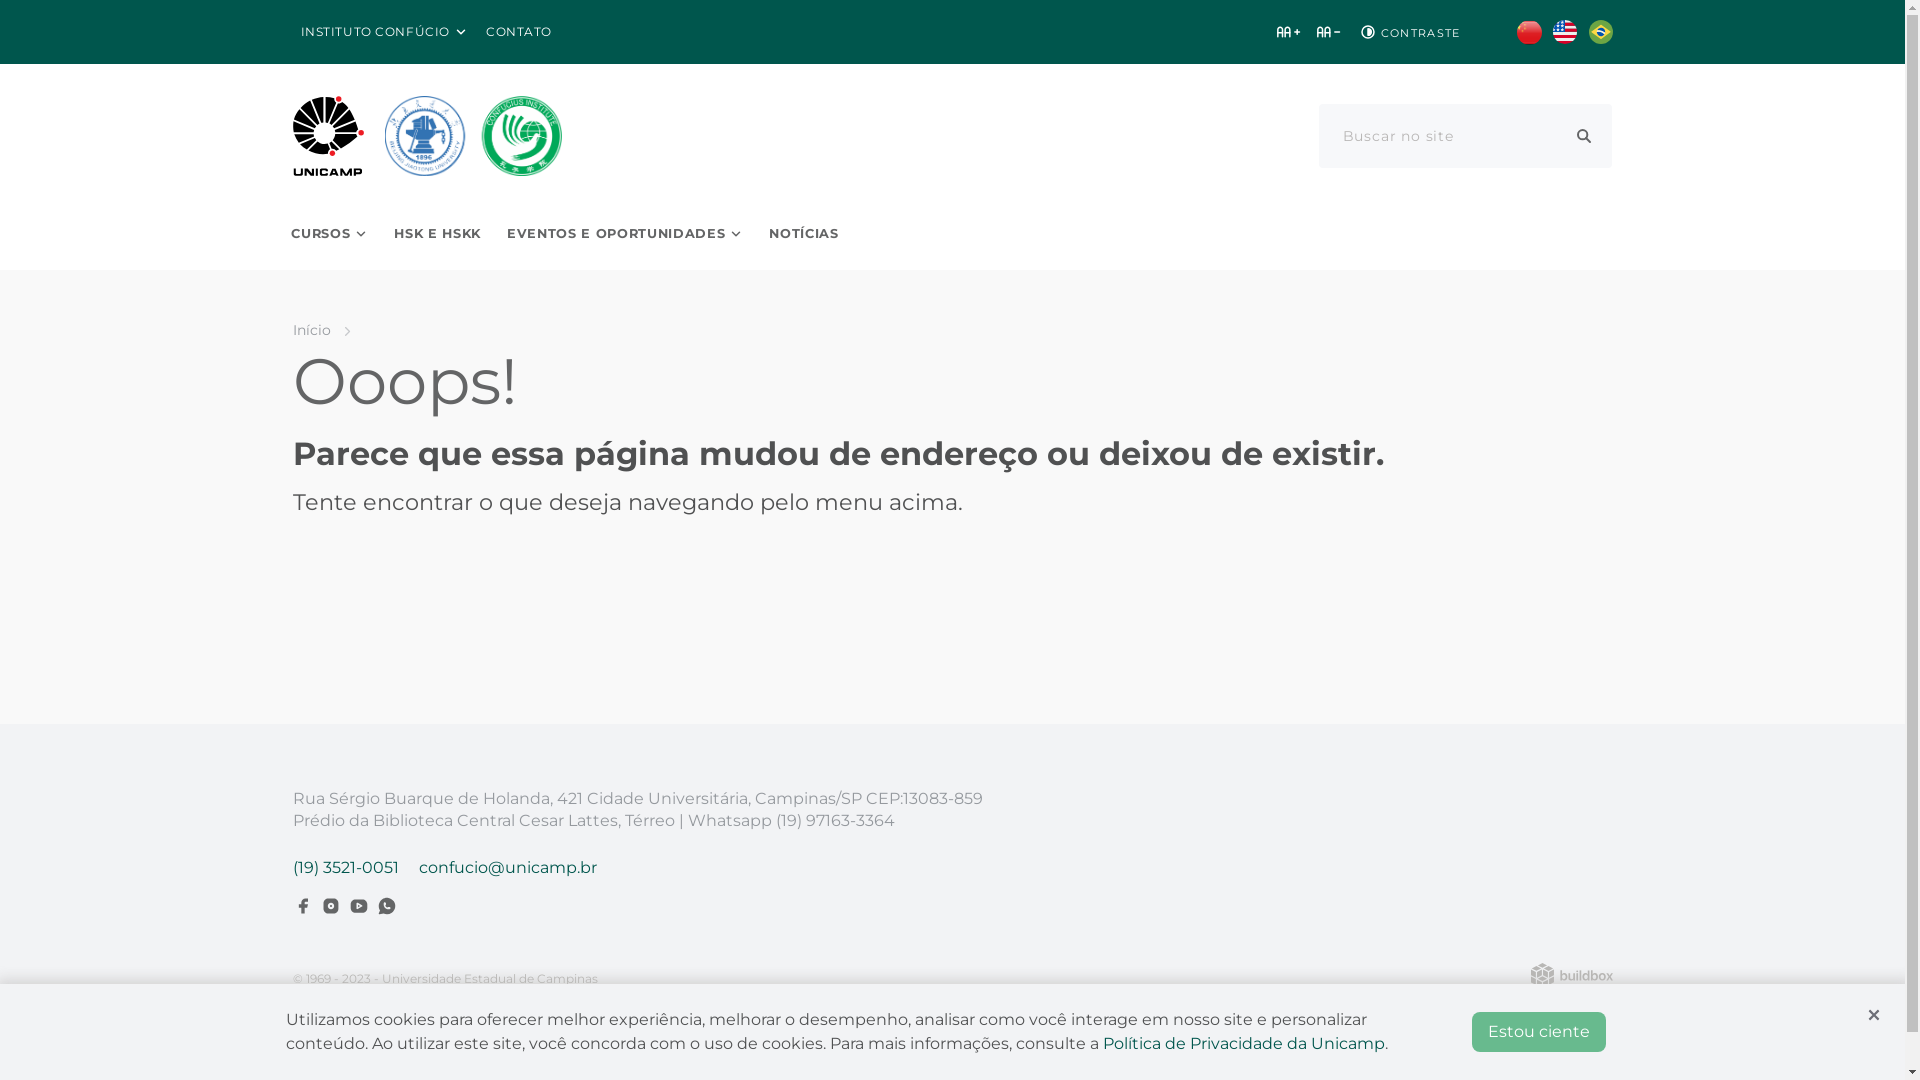 The image size is (1920, 1080). I want to click on 'HSK E HSKK', so click(382, 233).